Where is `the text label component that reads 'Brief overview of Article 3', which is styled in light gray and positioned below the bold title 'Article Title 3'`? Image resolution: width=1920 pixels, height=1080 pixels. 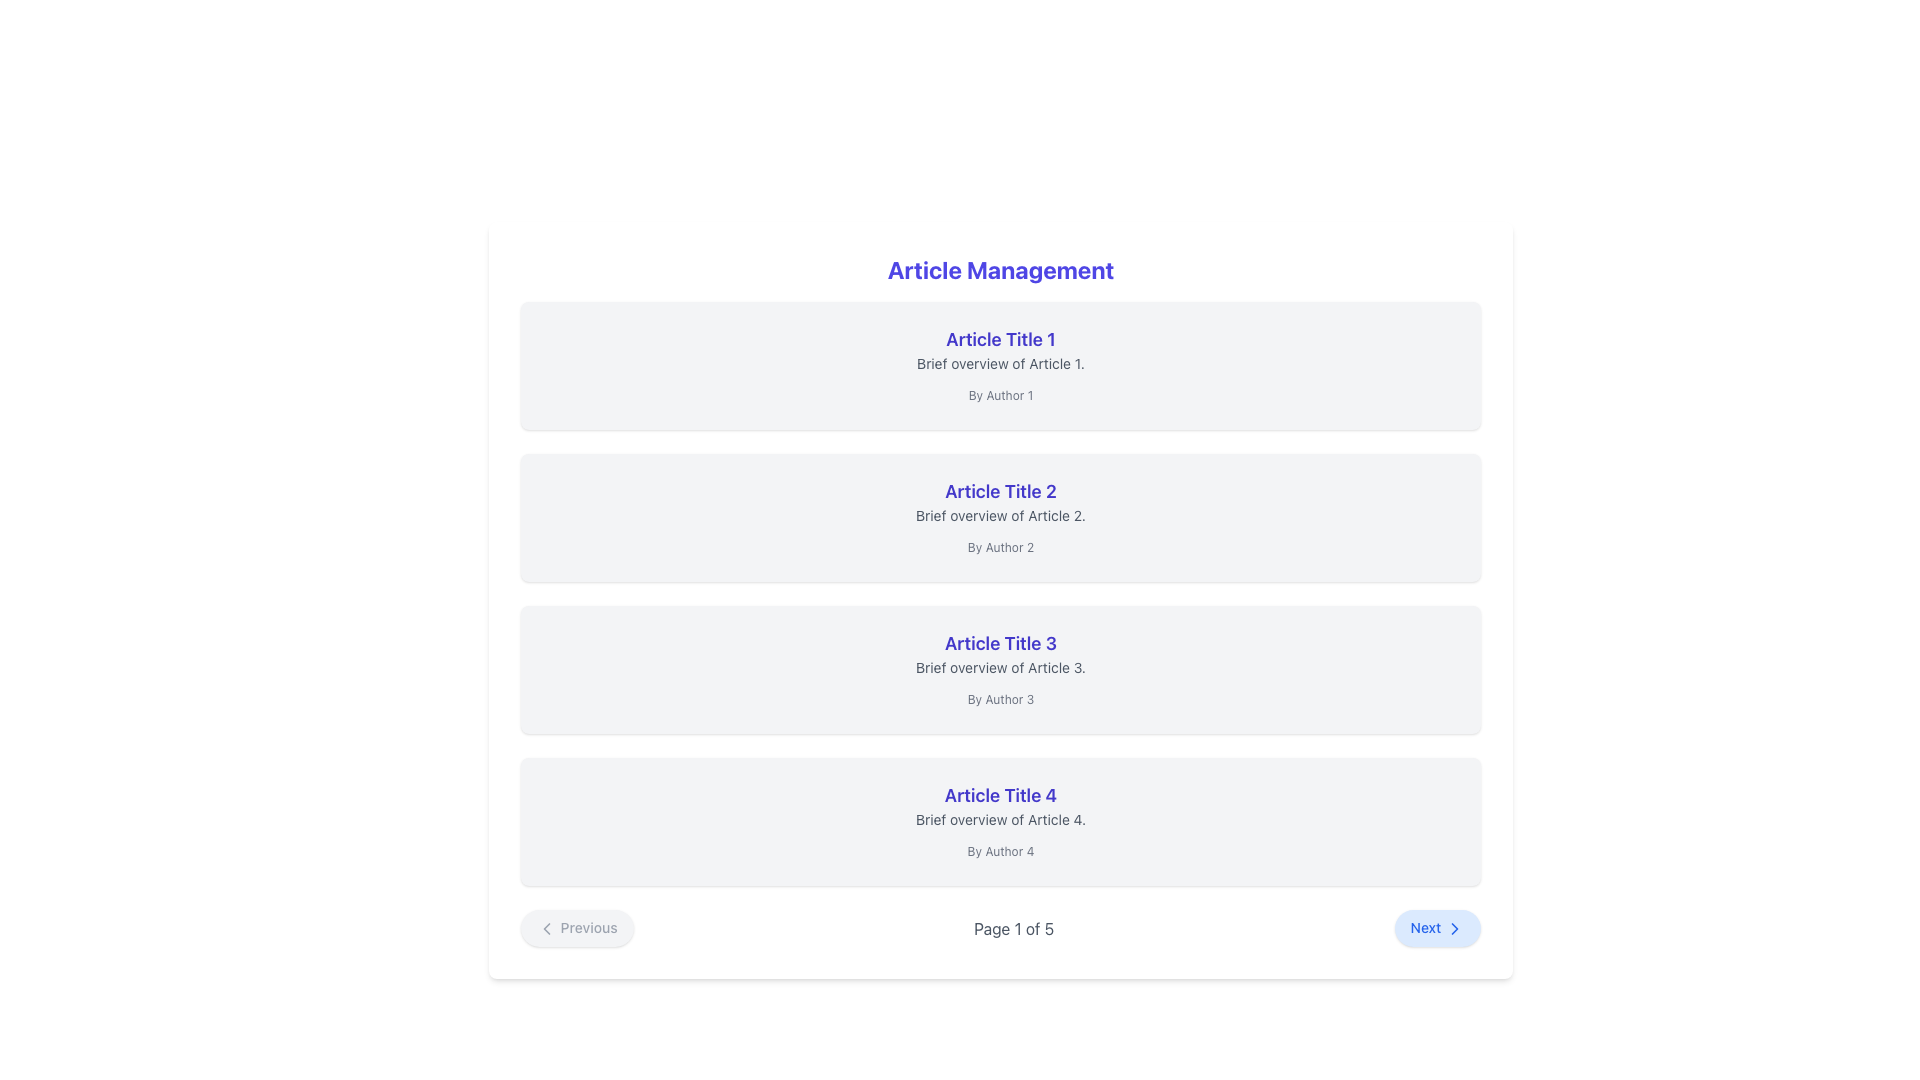 the text label component that reads 'Brief overview of Article 3', which is styled in light gray and positioned below the bold title 'Article Title 3' is located at coordinates (1001, 667).